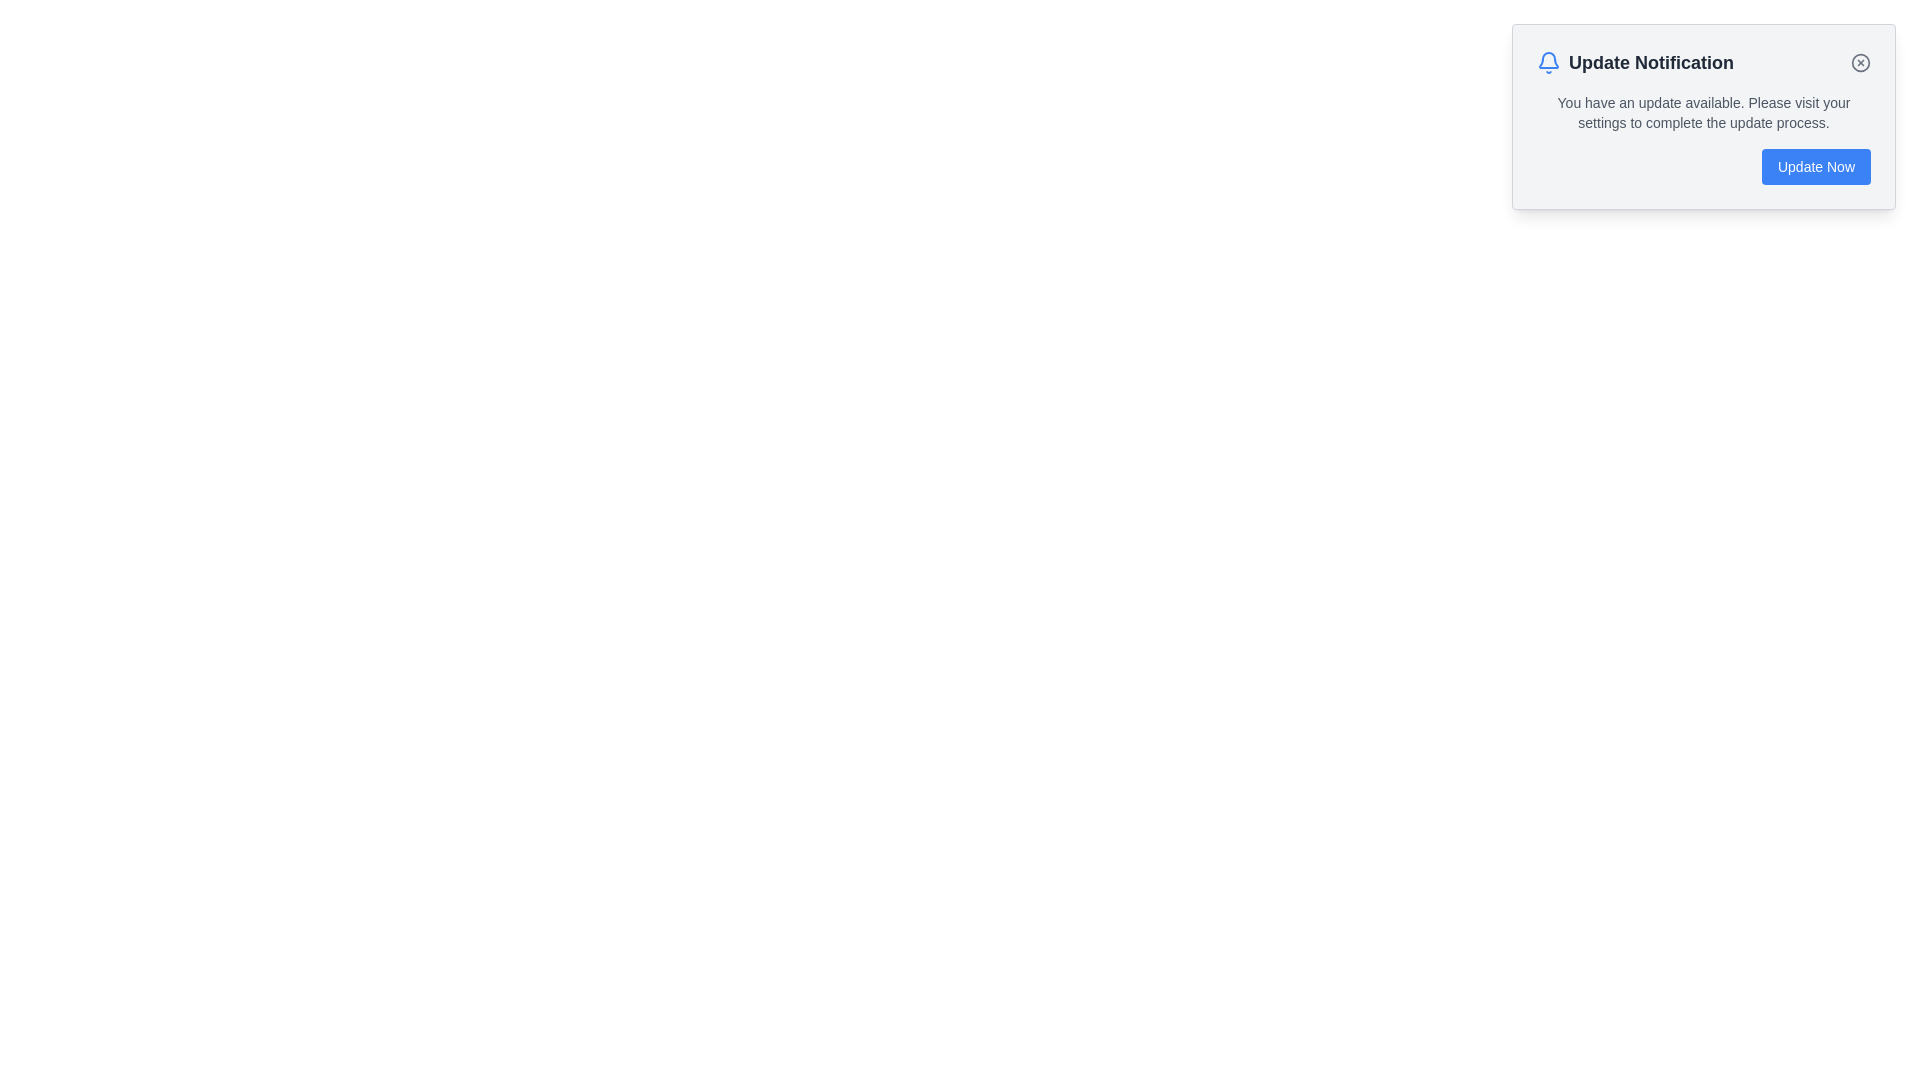  What do you see at coordinates (1816, 165) in the screenshot?
I see `the 'Update Now' button, which is a rectangular button with rounded corners, a blue background, and white text, located at the bottom-right corner of the notification panel` at bounding box center [1816, 165].